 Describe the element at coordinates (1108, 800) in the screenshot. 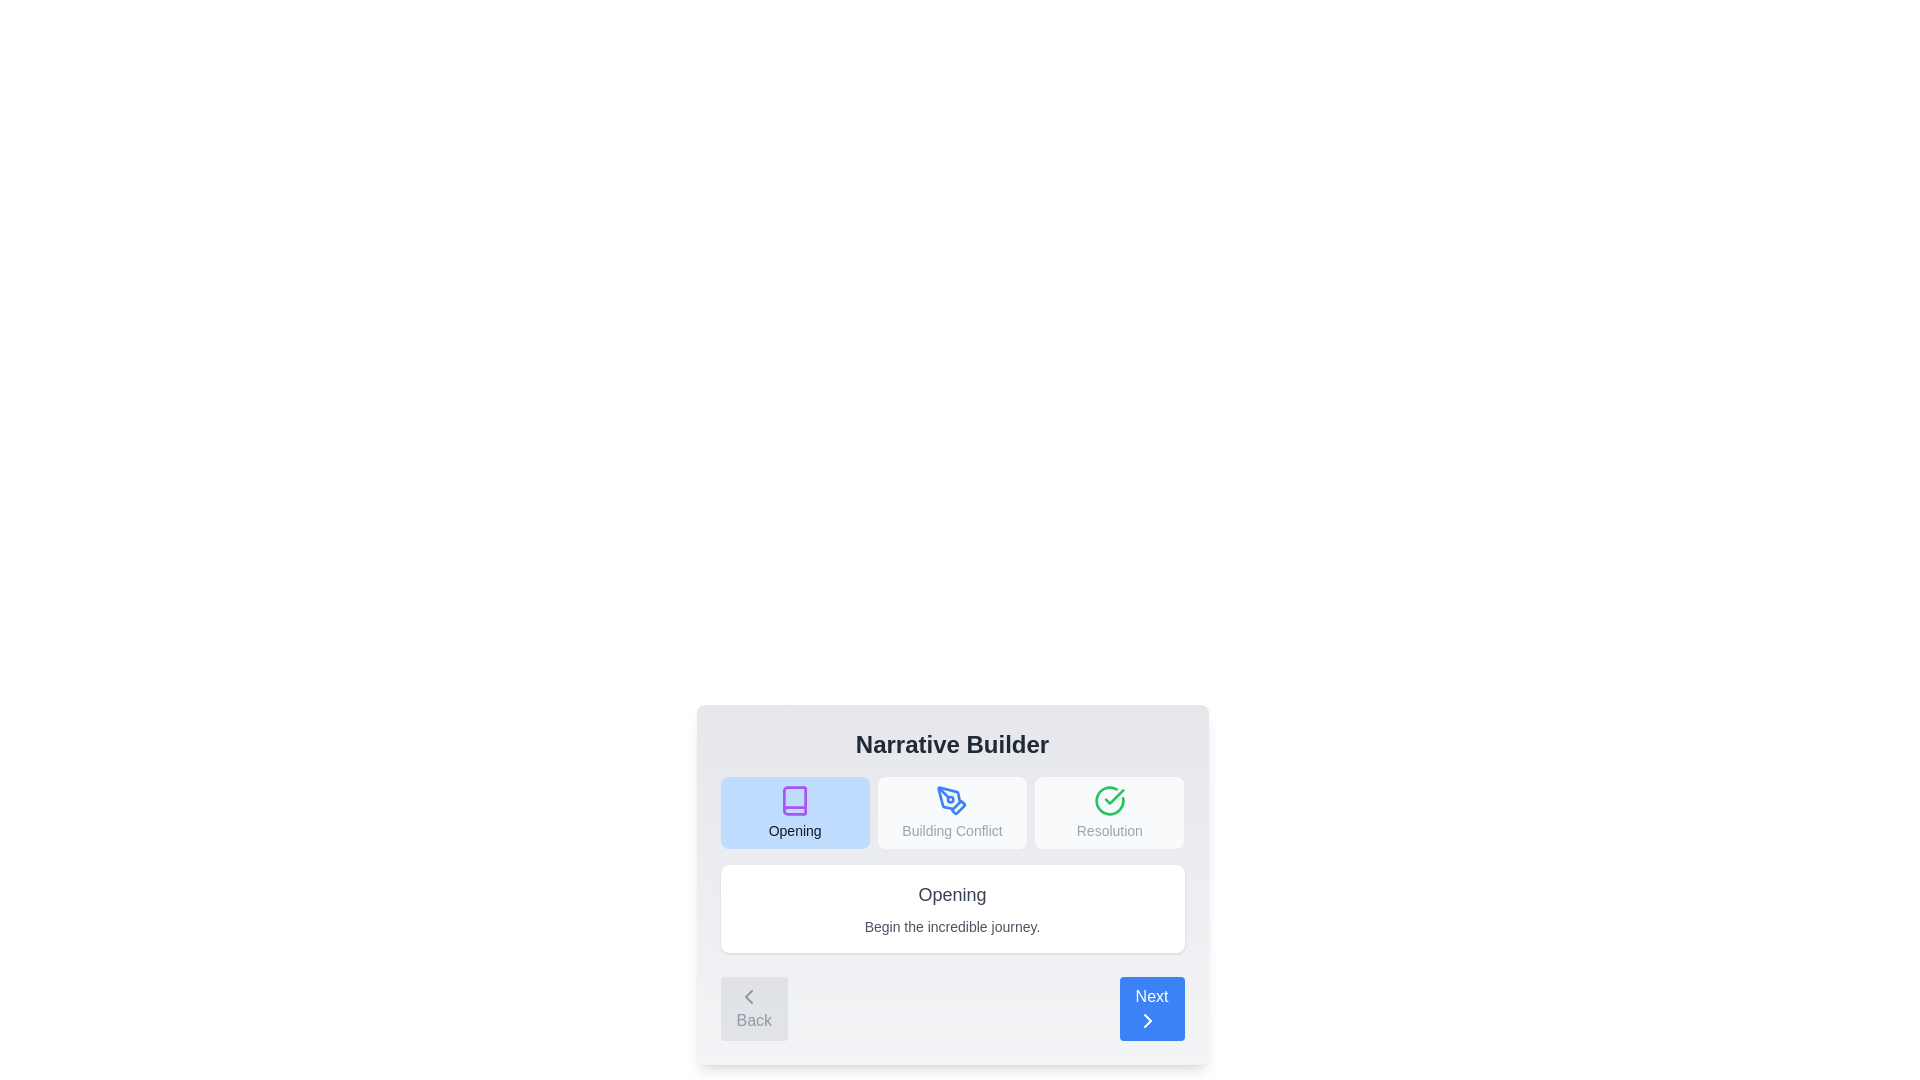

I see `the icon for the step Resolution to select it` at that location.